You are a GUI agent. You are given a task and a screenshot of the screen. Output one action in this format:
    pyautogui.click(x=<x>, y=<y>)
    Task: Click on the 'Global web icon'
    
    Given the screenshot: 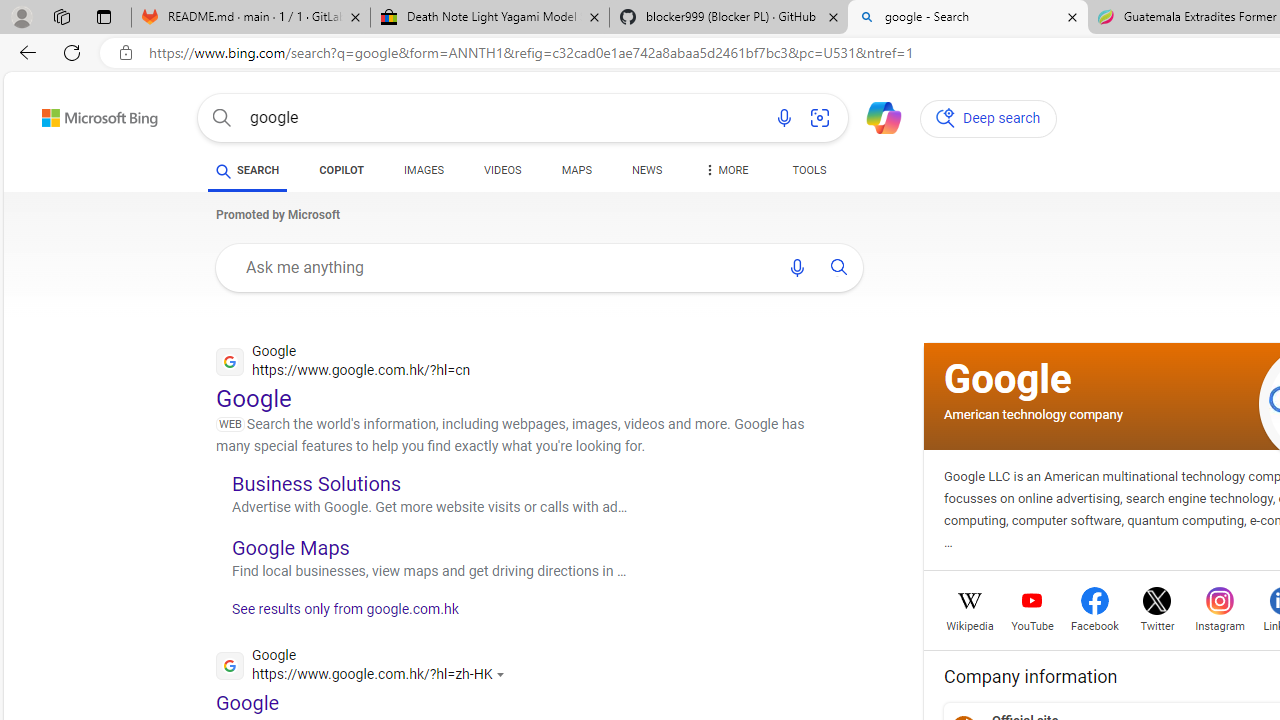 What is the action you would take?
    pyautogui.click(x=229, y=665)
    